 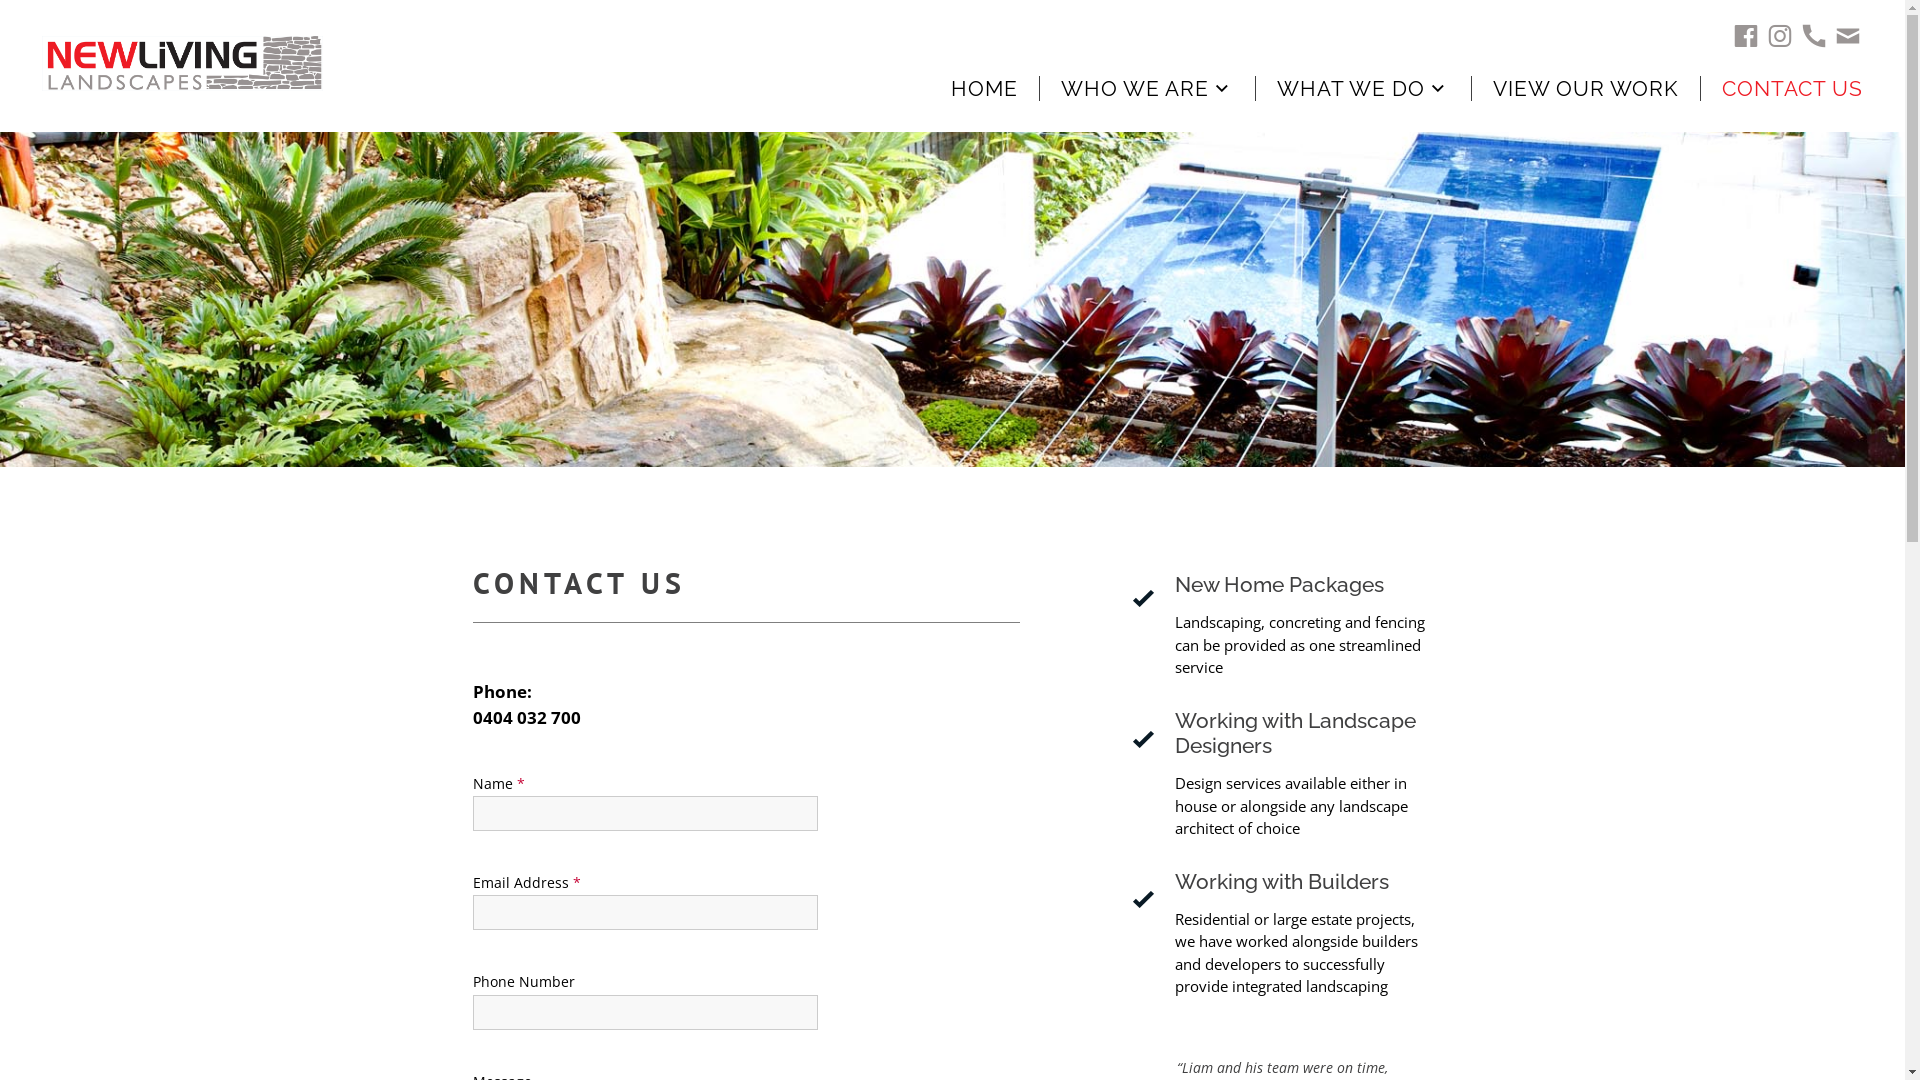 I want to click on 'HOME', so click(x=949, y=87).